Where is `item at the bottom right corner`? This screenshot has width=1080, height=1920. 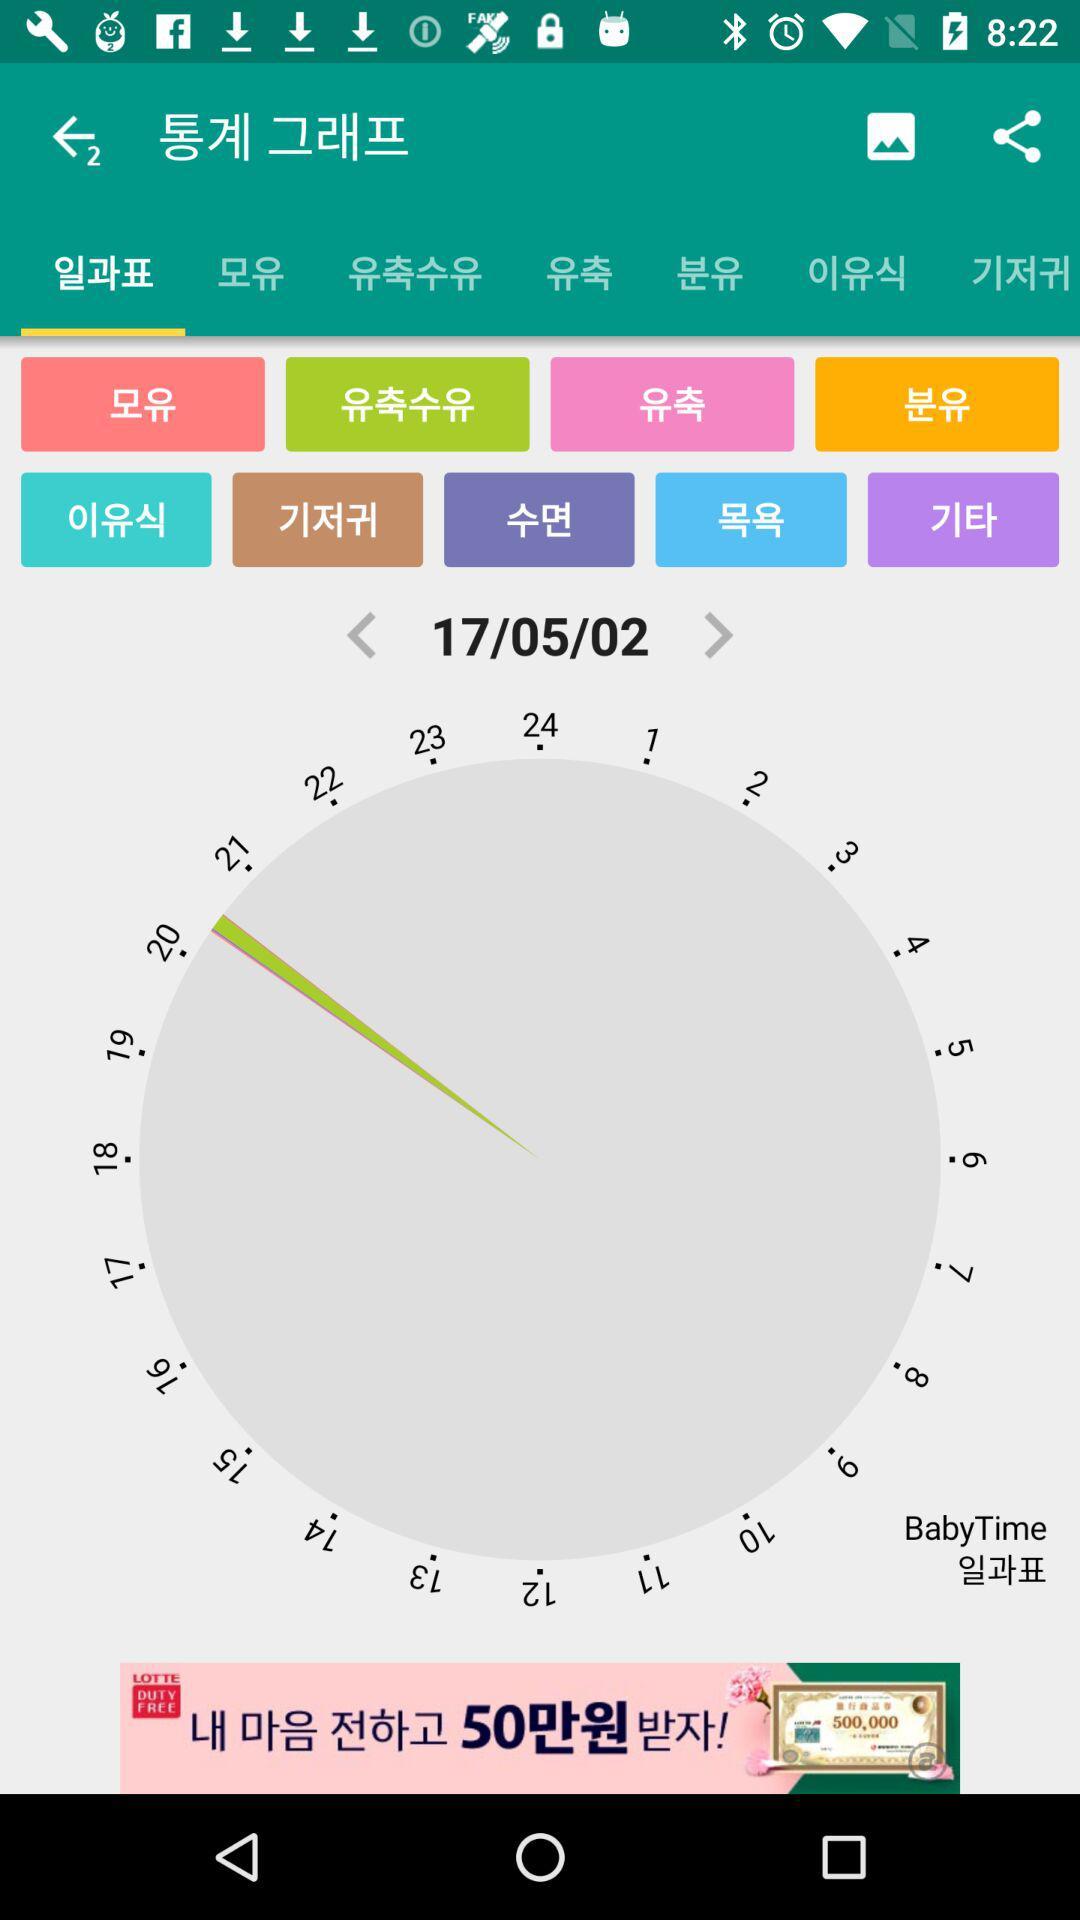
item at the bottom right corner is located at coordinates (914, 1747).